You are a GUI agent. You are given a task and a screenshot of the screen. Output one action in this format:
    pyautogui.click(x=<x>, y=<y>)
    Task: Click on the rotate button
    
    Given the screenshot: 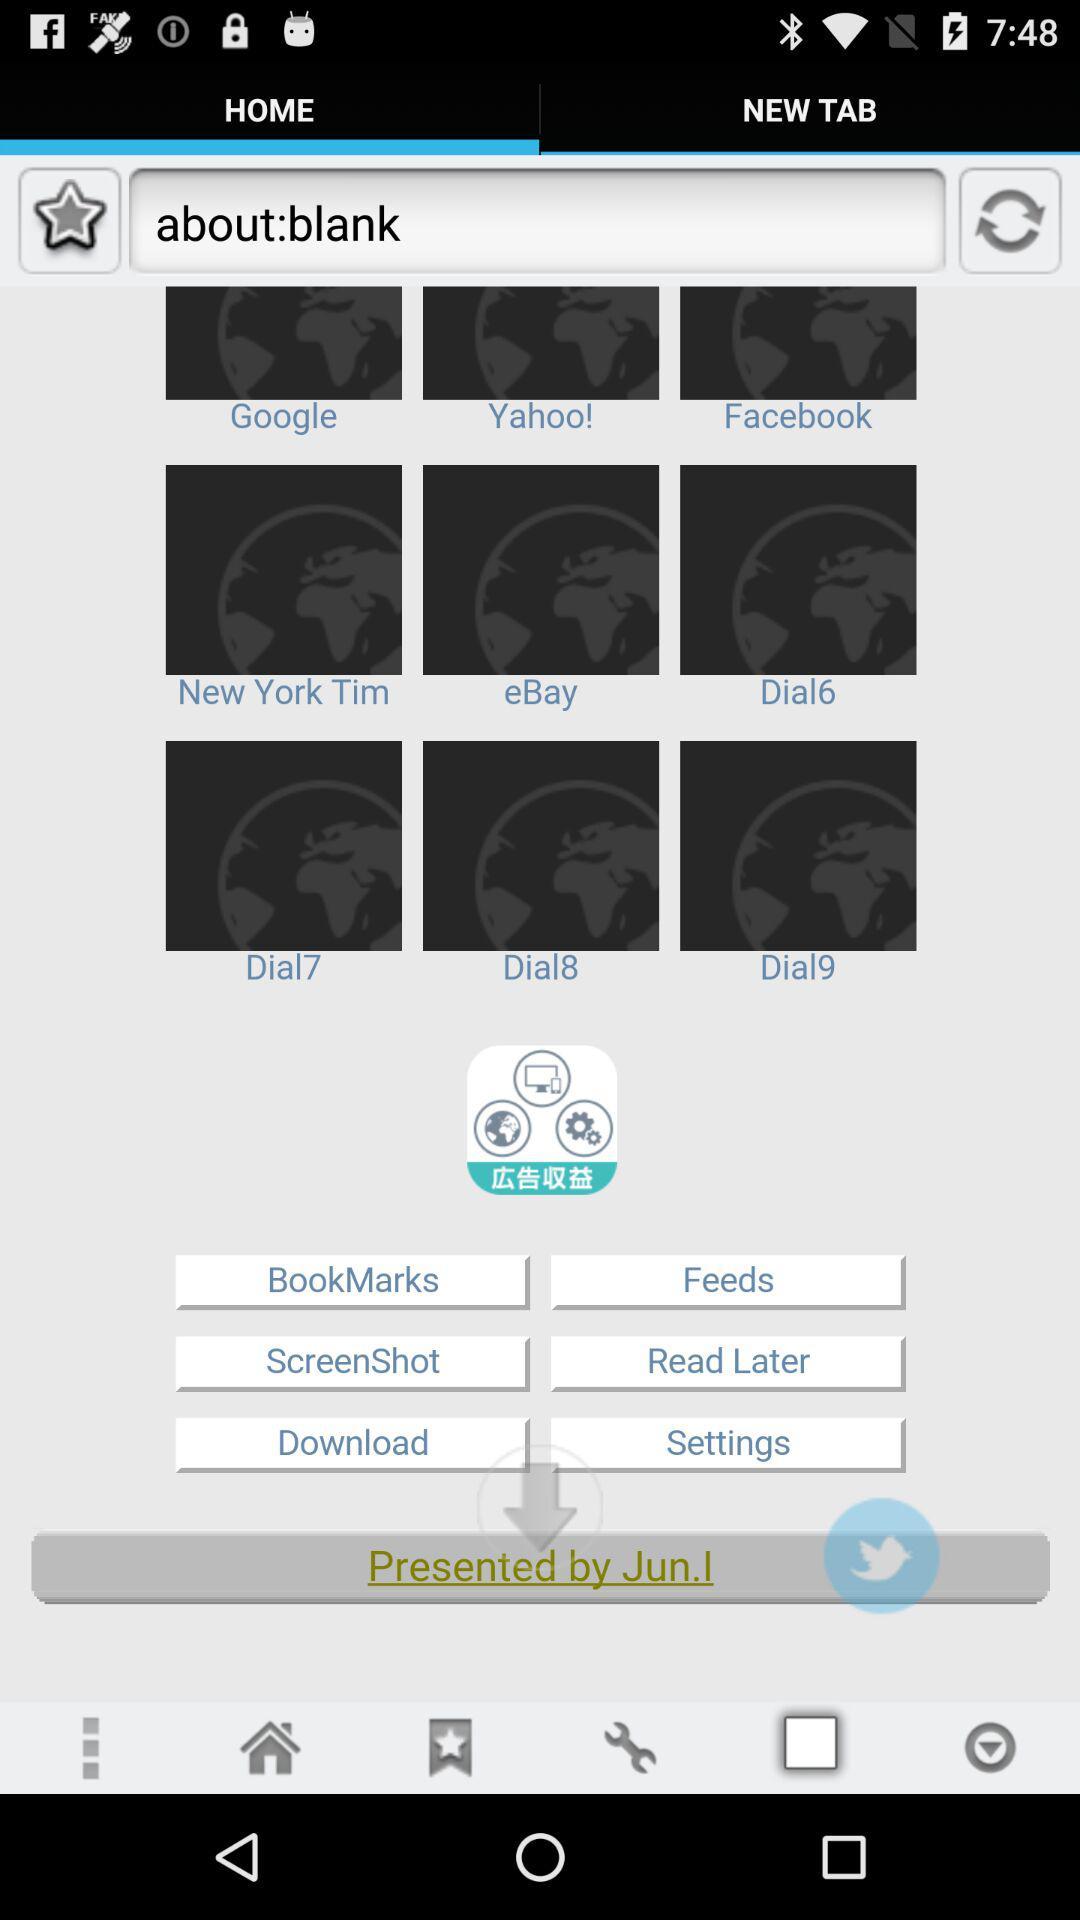 What is the action you would take?
    pyautogui.click(x=628, y=1746)
    